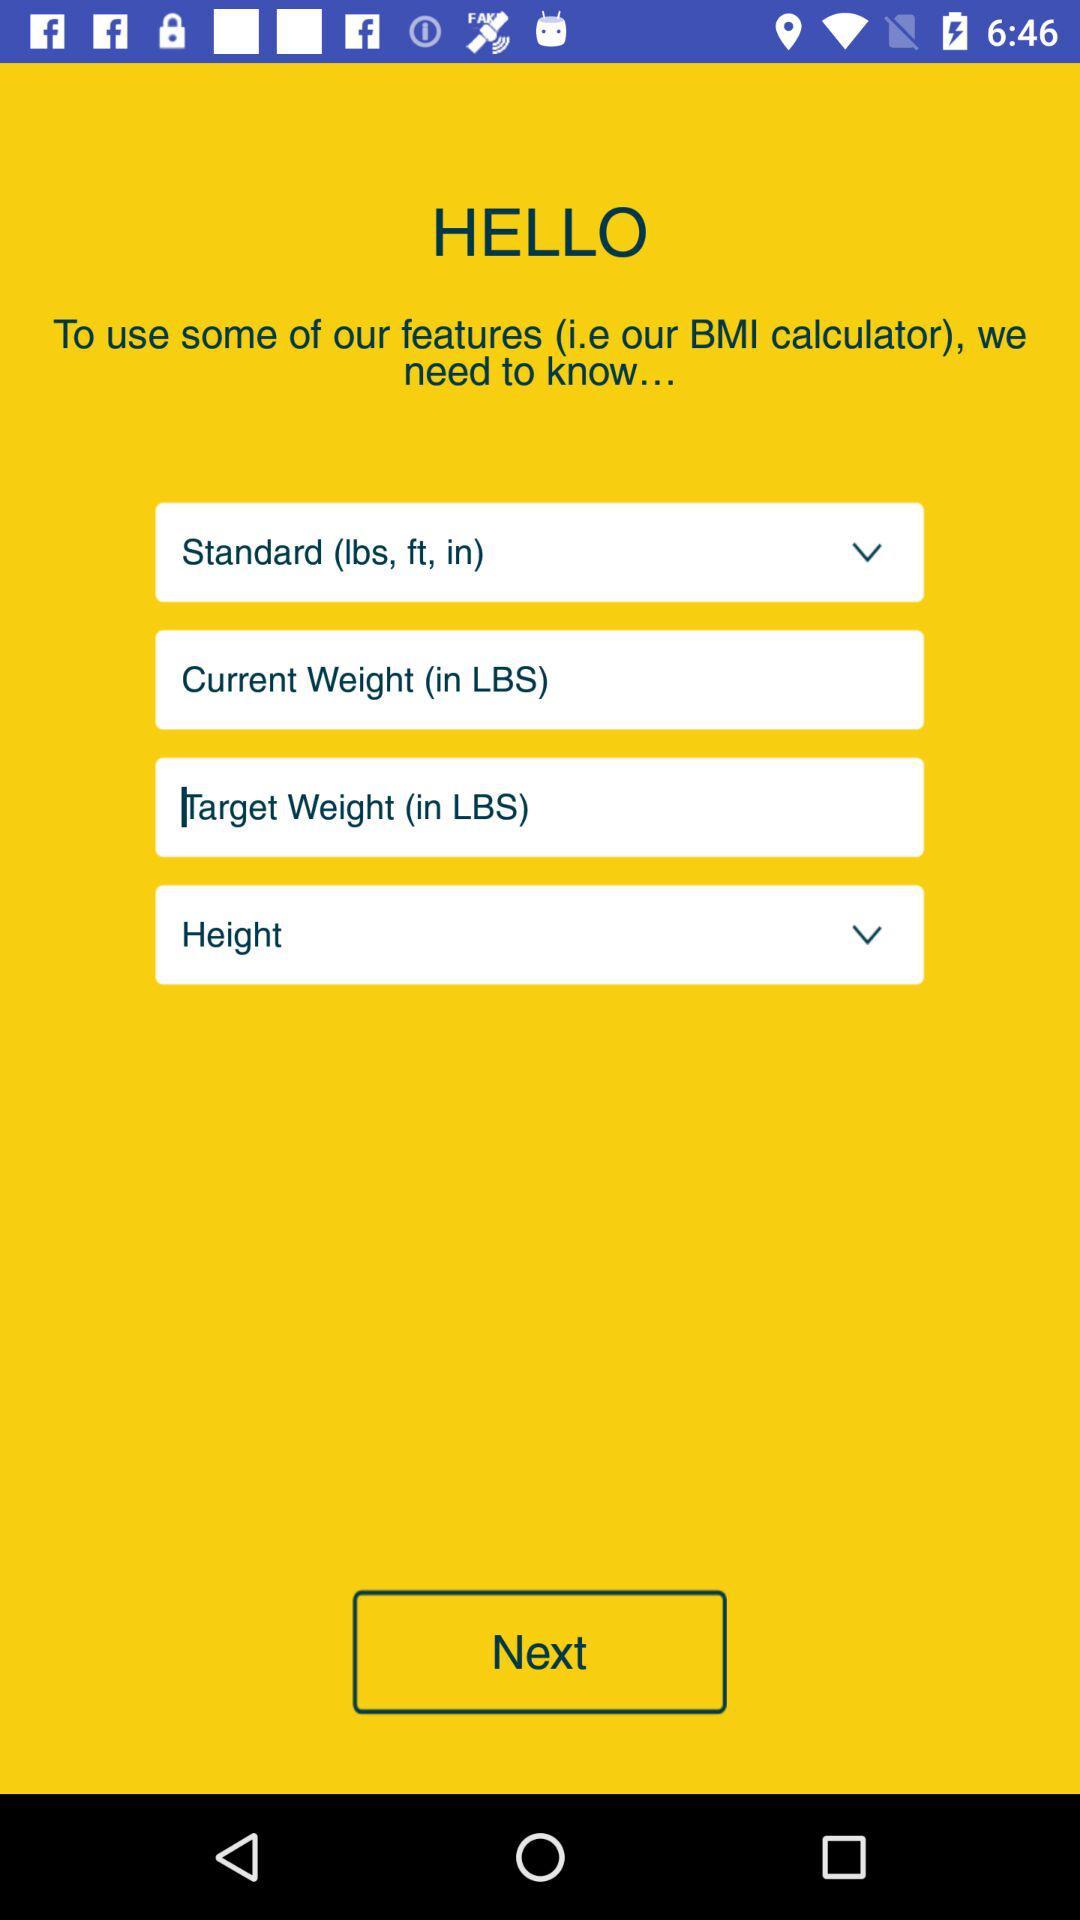 Image resolution: width=1080 pixels, height=1920 pixels. What do you see at coordinates (540, 807) in the screenshot?
I see `target weight` at bounding box center [540, 807].